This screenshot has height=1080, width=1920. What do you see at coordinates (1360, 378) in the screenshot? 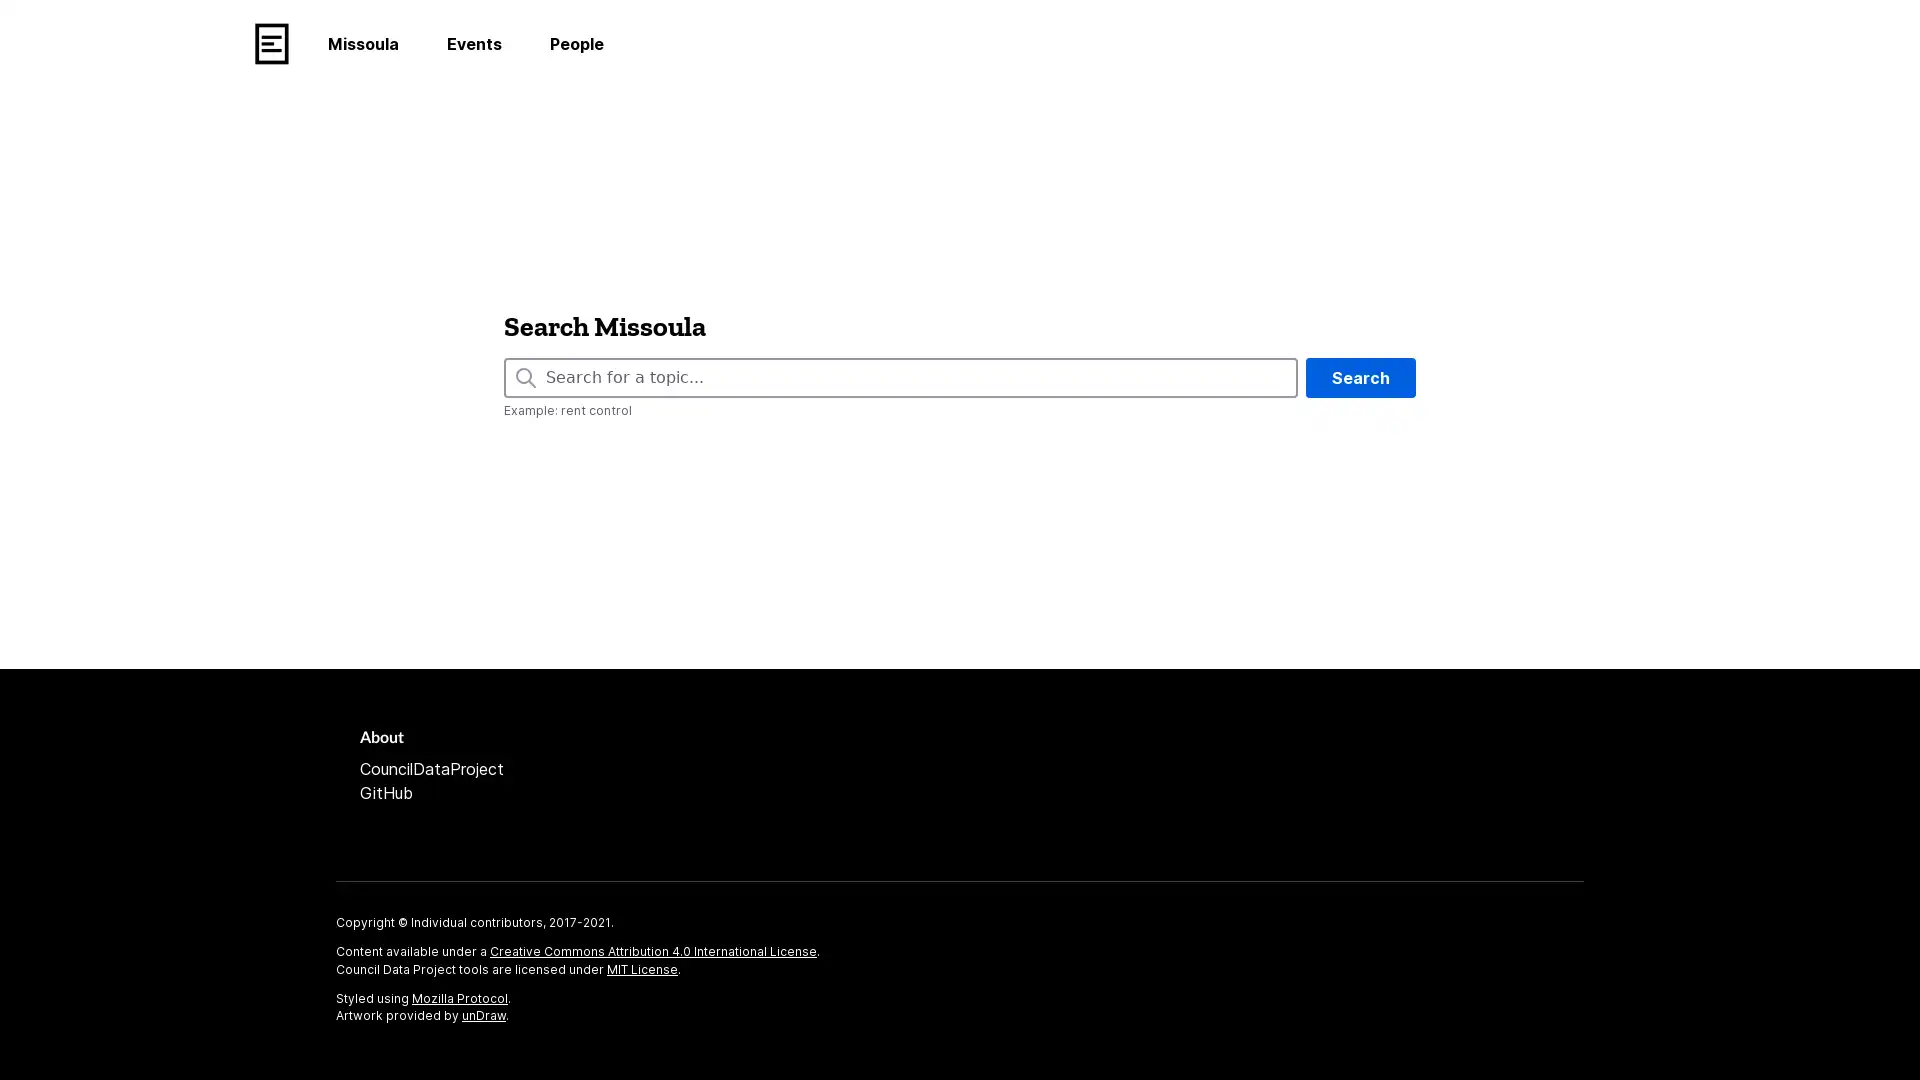
I see `Search` at bounding box center [1360, 378].